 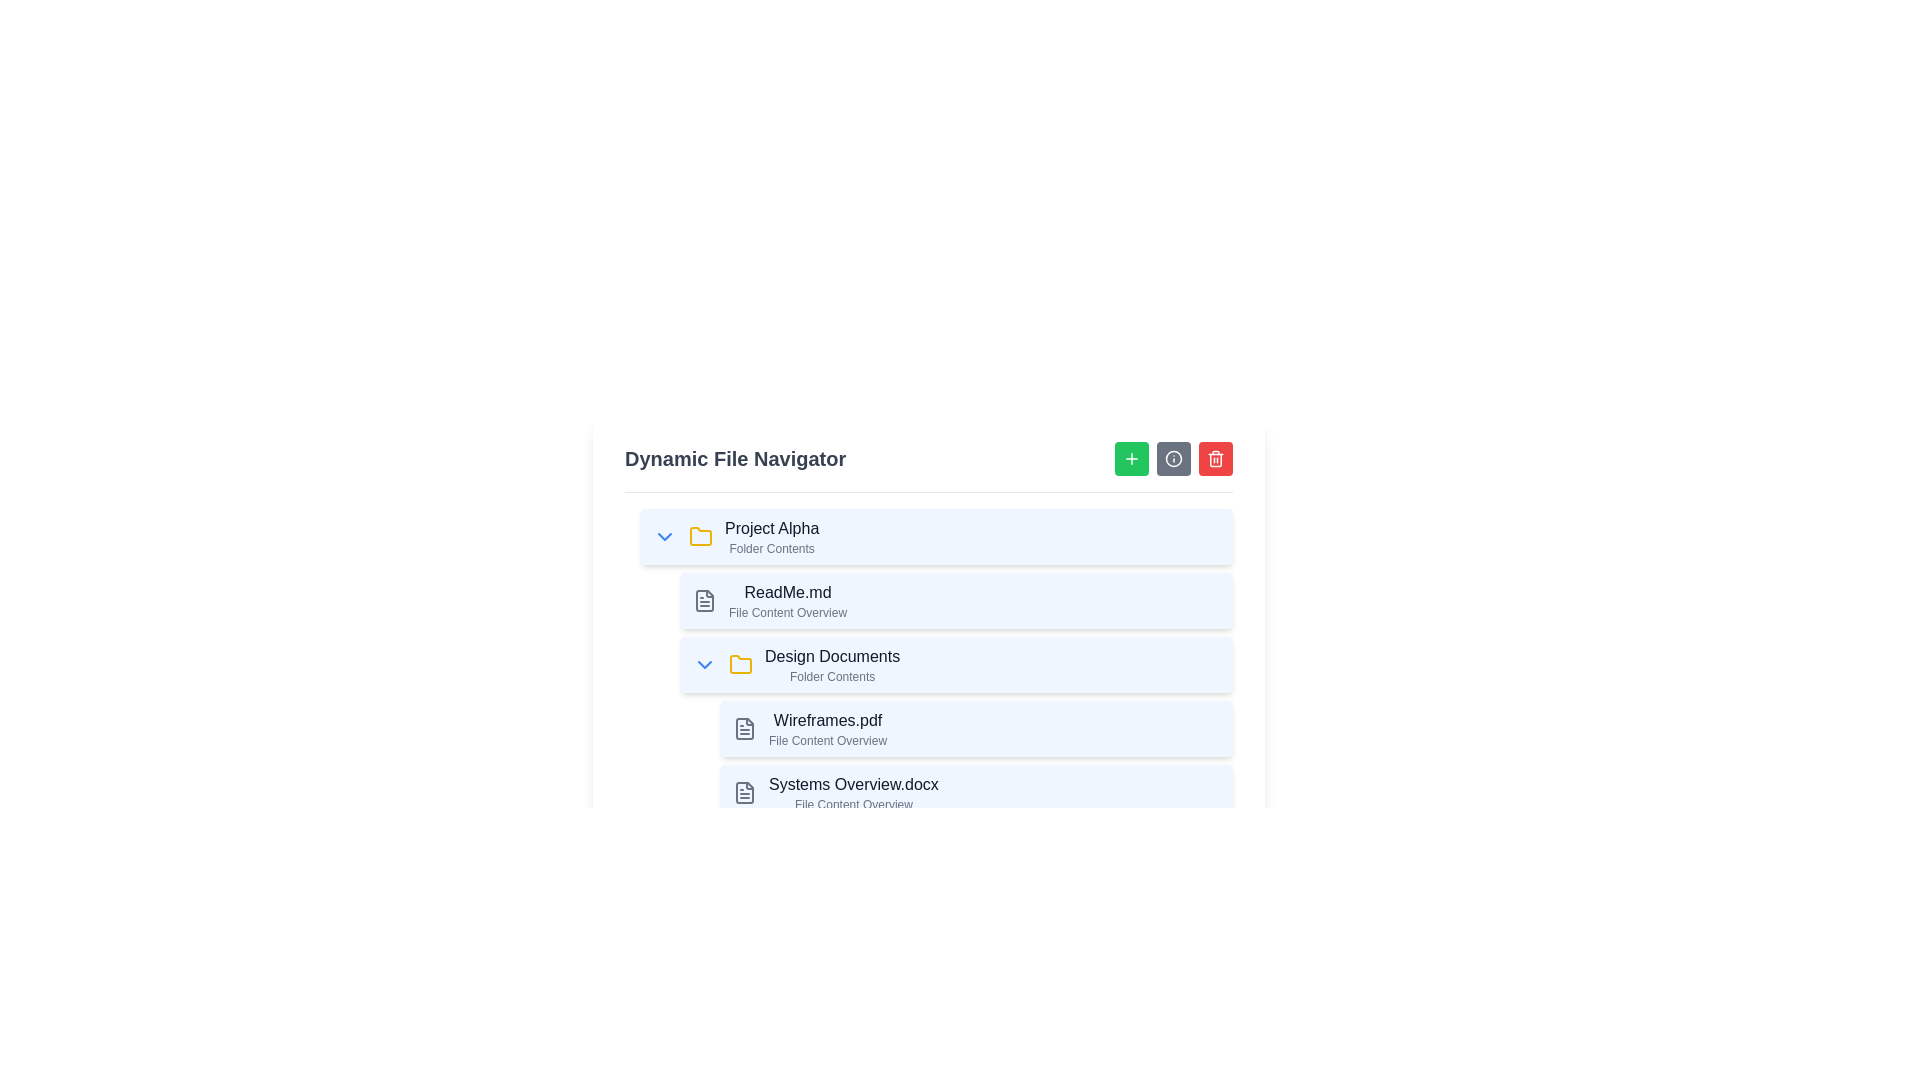 I want to click on the Text label displaying the file name 'ReadMe.md', so click(x=786, y=592).